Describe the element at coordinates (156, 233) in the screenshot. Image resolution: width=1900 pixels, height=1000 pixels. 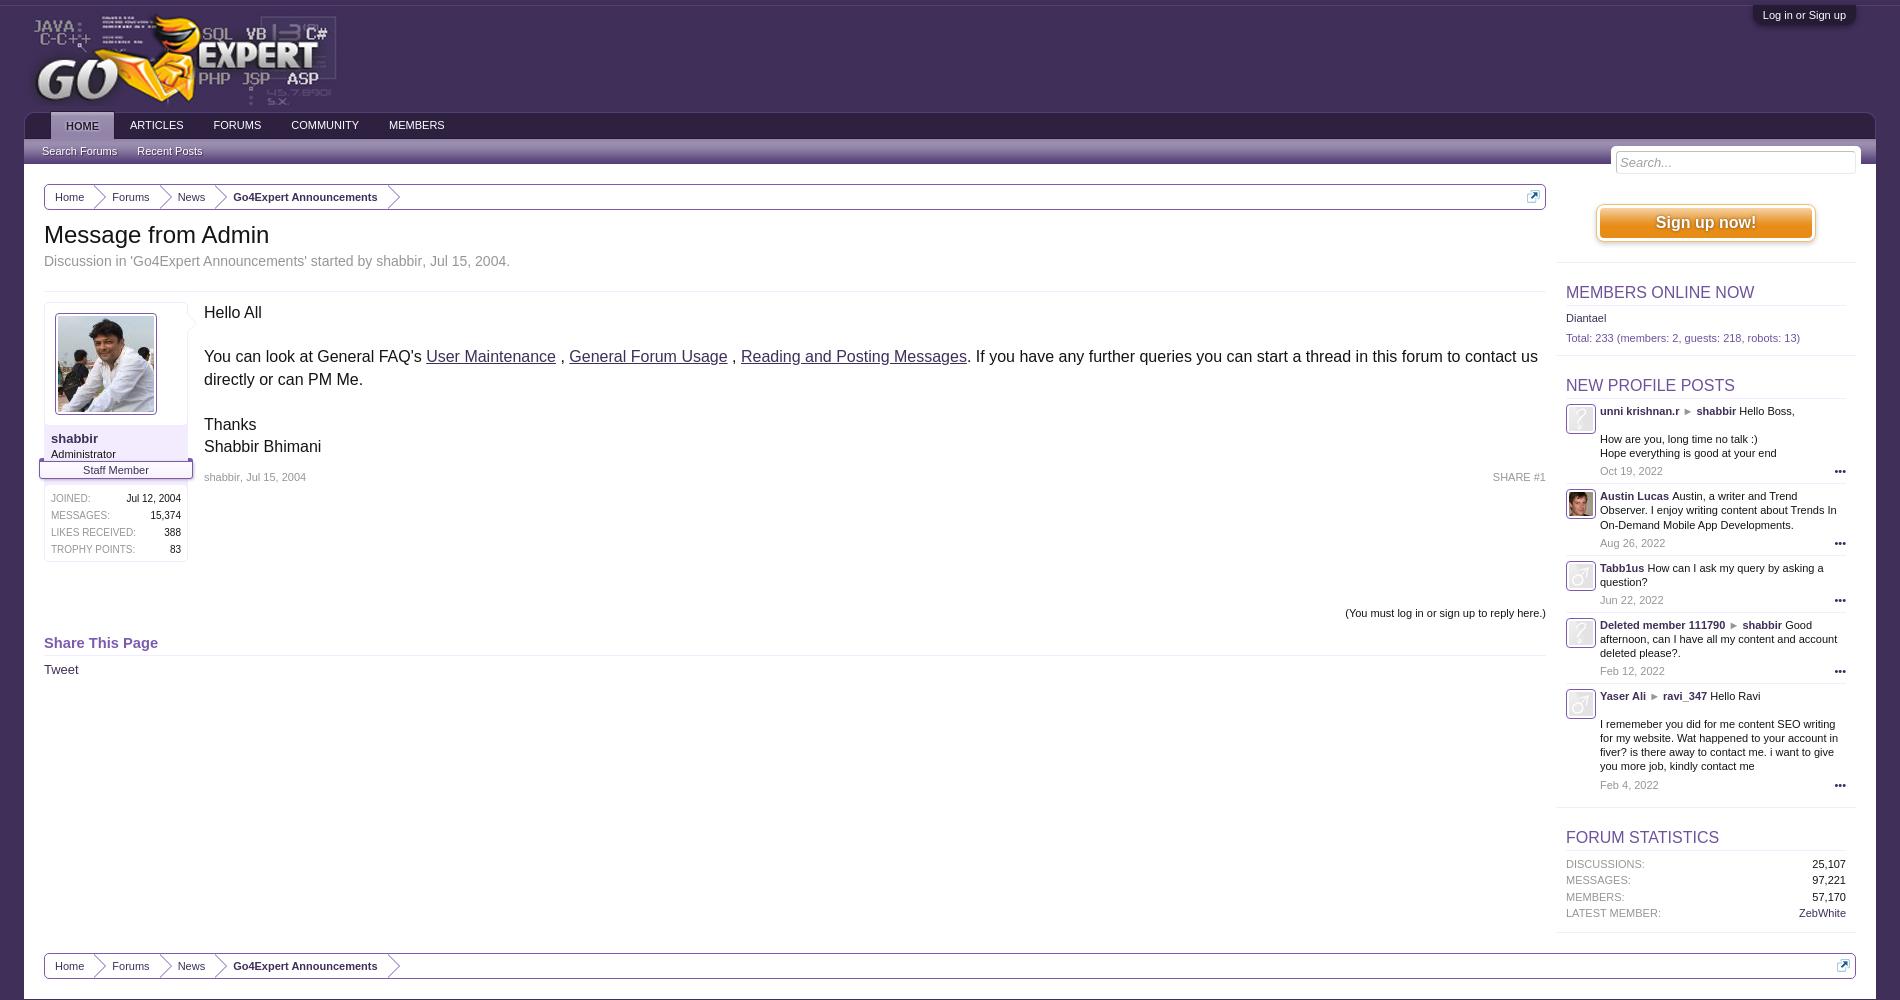
I see `'Message from Admin'` at that location.